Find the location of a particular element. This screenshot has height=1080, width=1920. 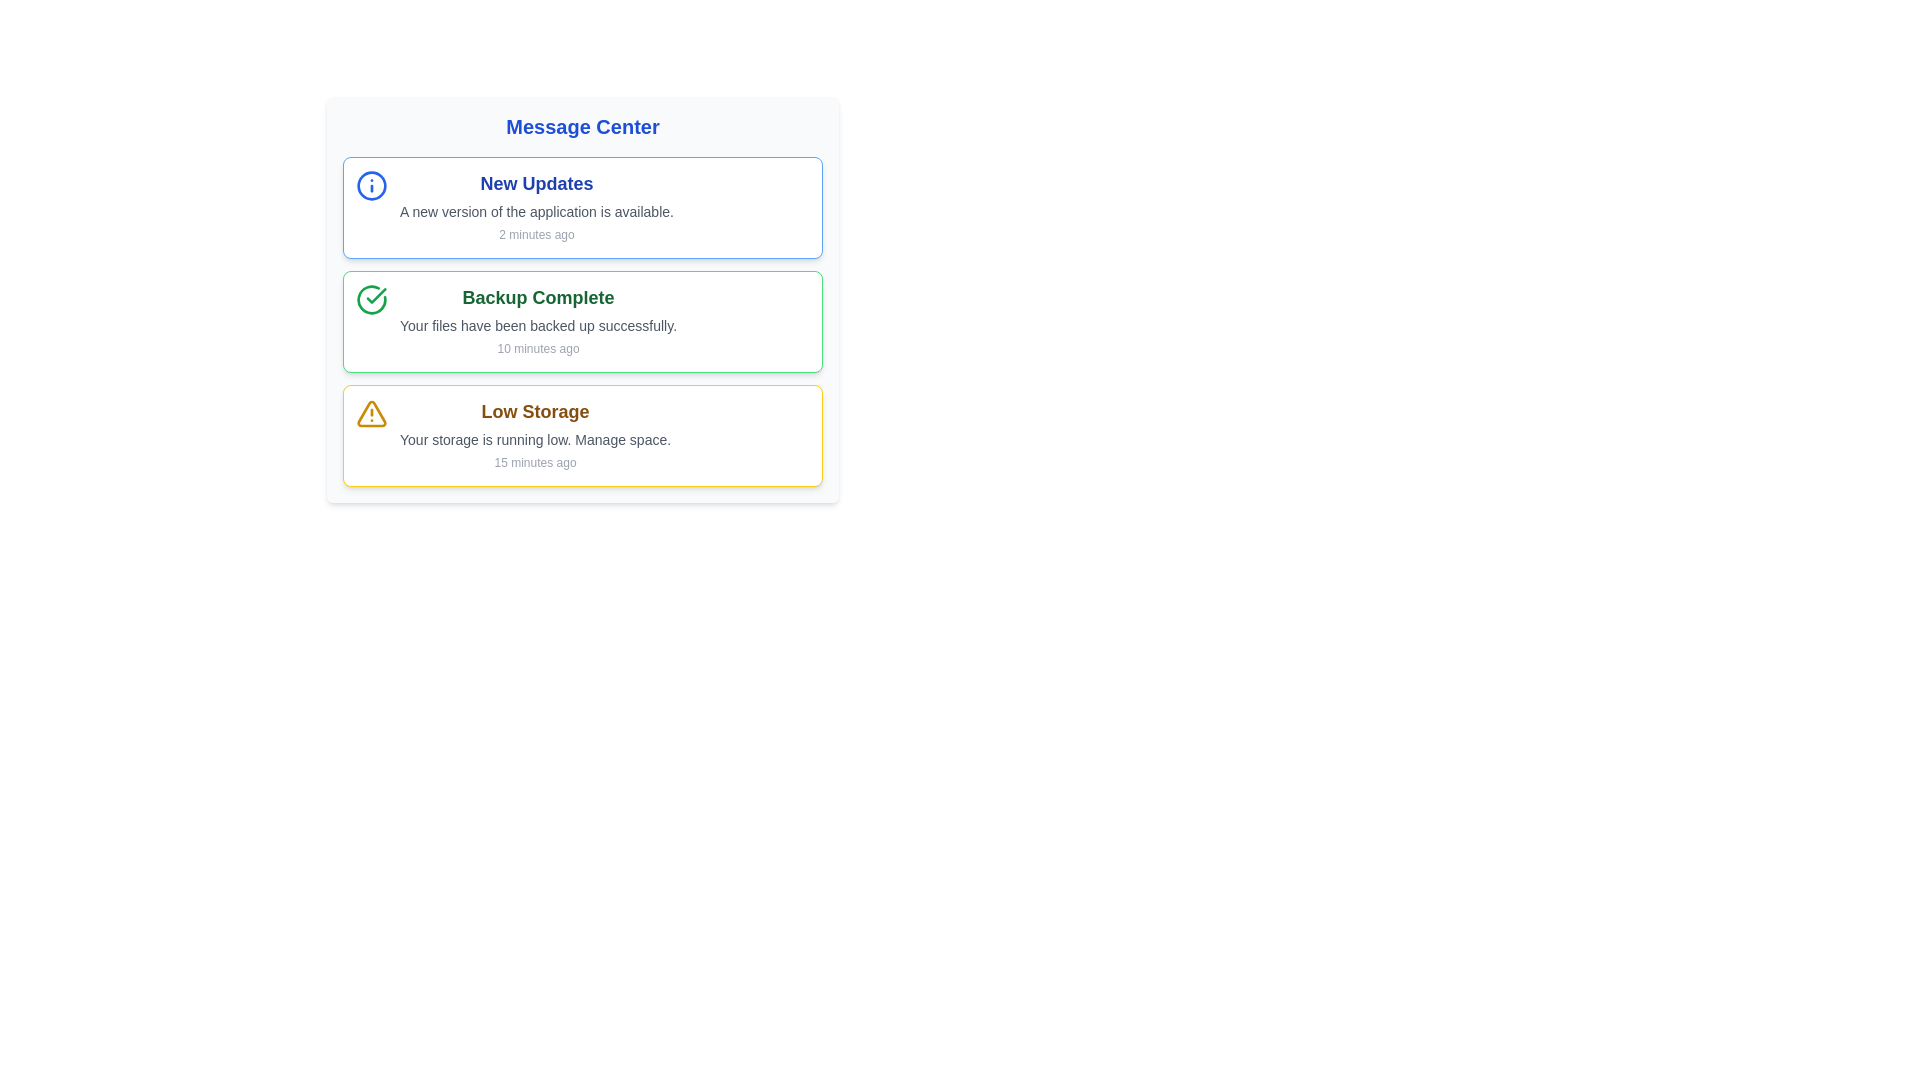

the icon that visually alerts users about the 'Low Storage' message is located at coordinates (371, 412).